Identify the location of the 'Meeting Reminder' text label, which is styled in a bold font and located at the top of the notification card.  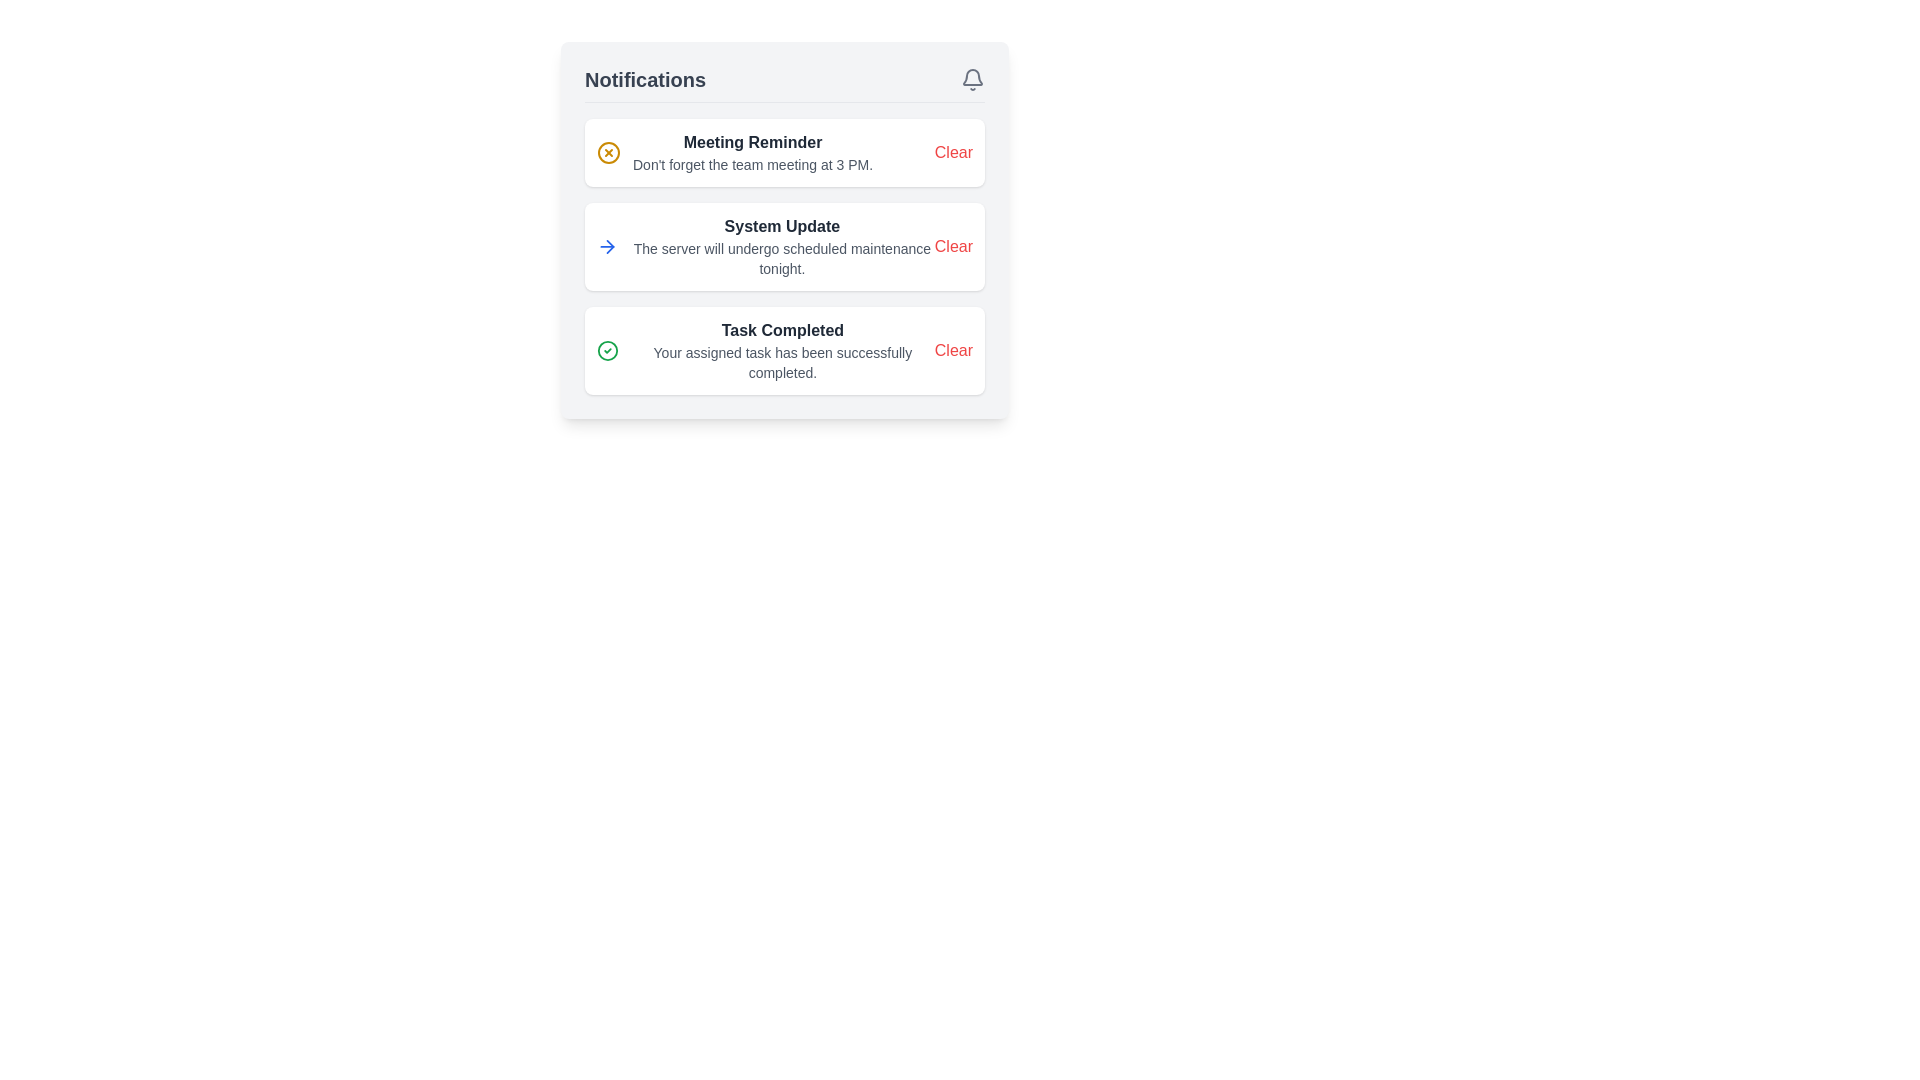
(752, 141).